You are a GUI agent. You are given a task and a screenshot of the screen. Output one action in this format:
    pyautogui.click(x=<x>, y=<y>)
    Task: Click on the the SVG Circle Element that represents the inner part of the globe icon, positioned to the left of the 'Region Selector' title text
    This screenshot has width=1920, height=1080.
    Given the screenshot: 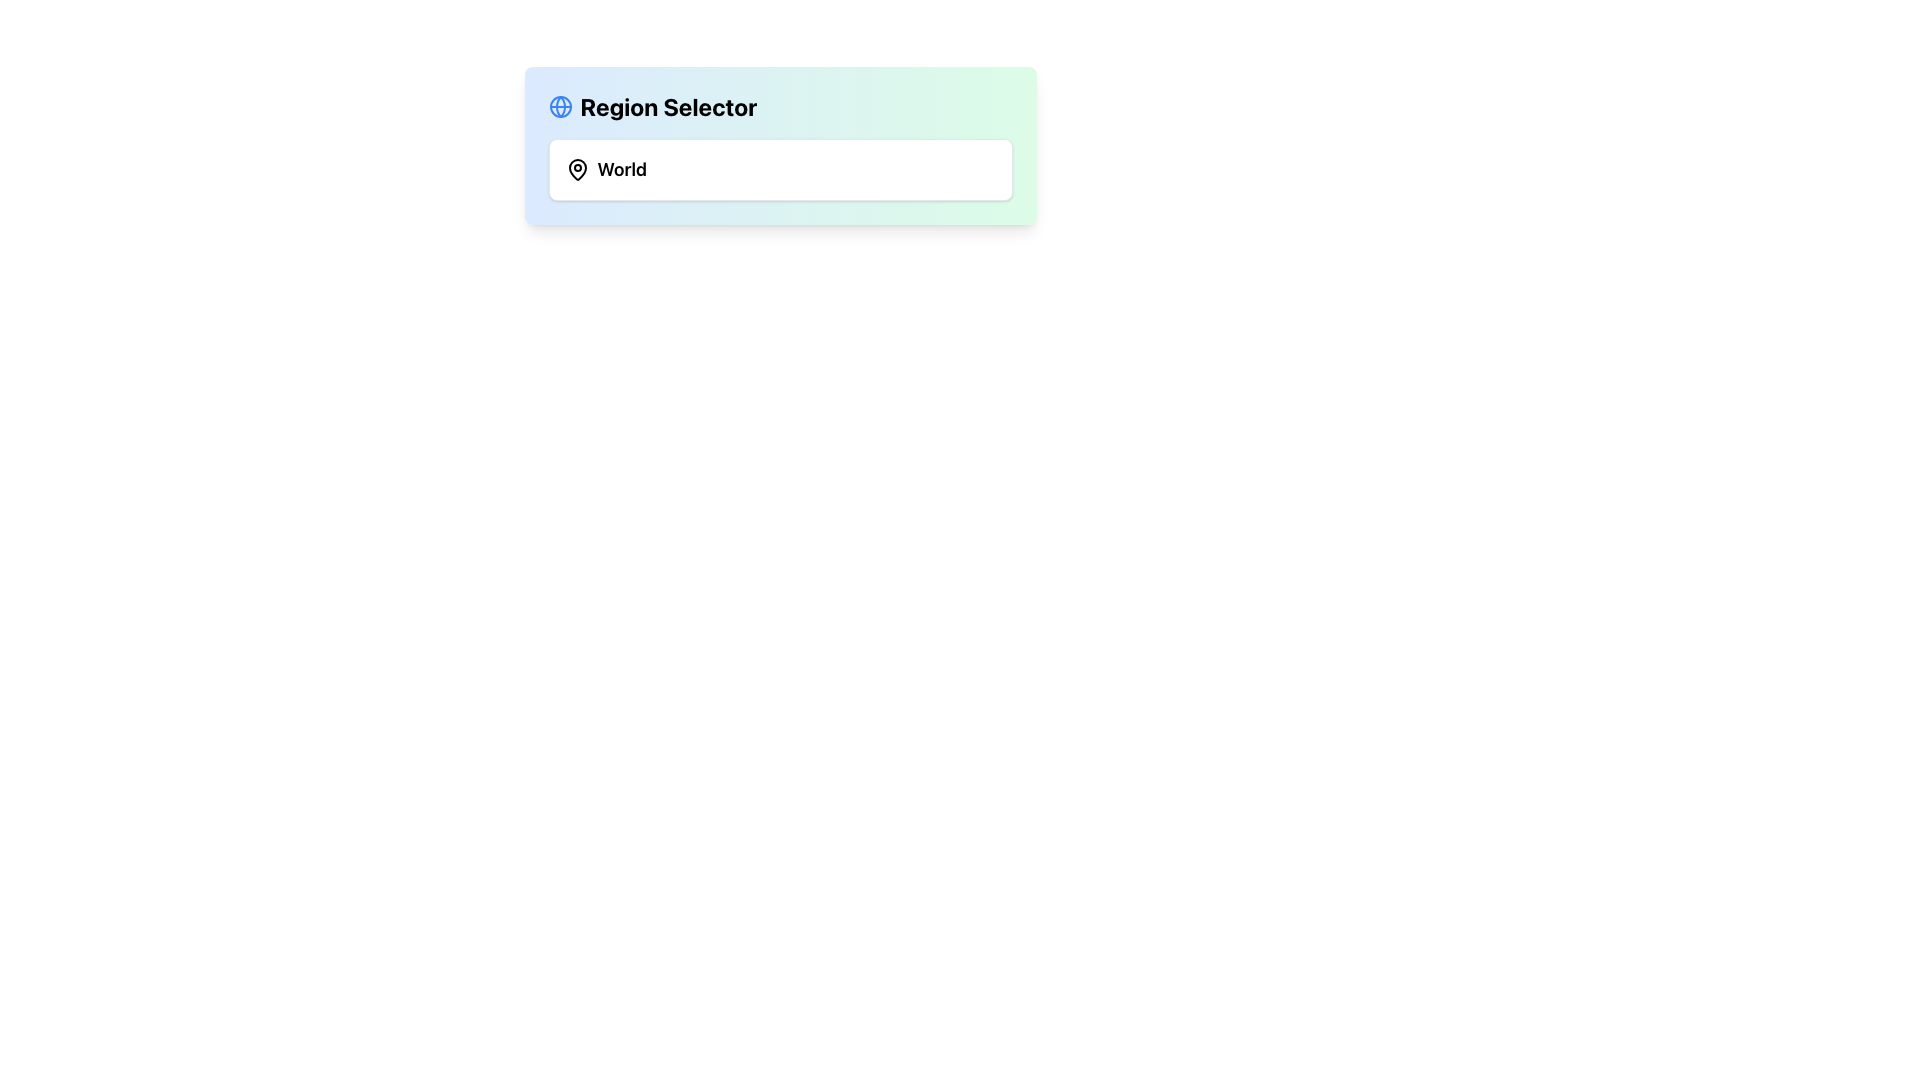 What is the action you would take?
    pyautogui.click(x=560, y=107)
    